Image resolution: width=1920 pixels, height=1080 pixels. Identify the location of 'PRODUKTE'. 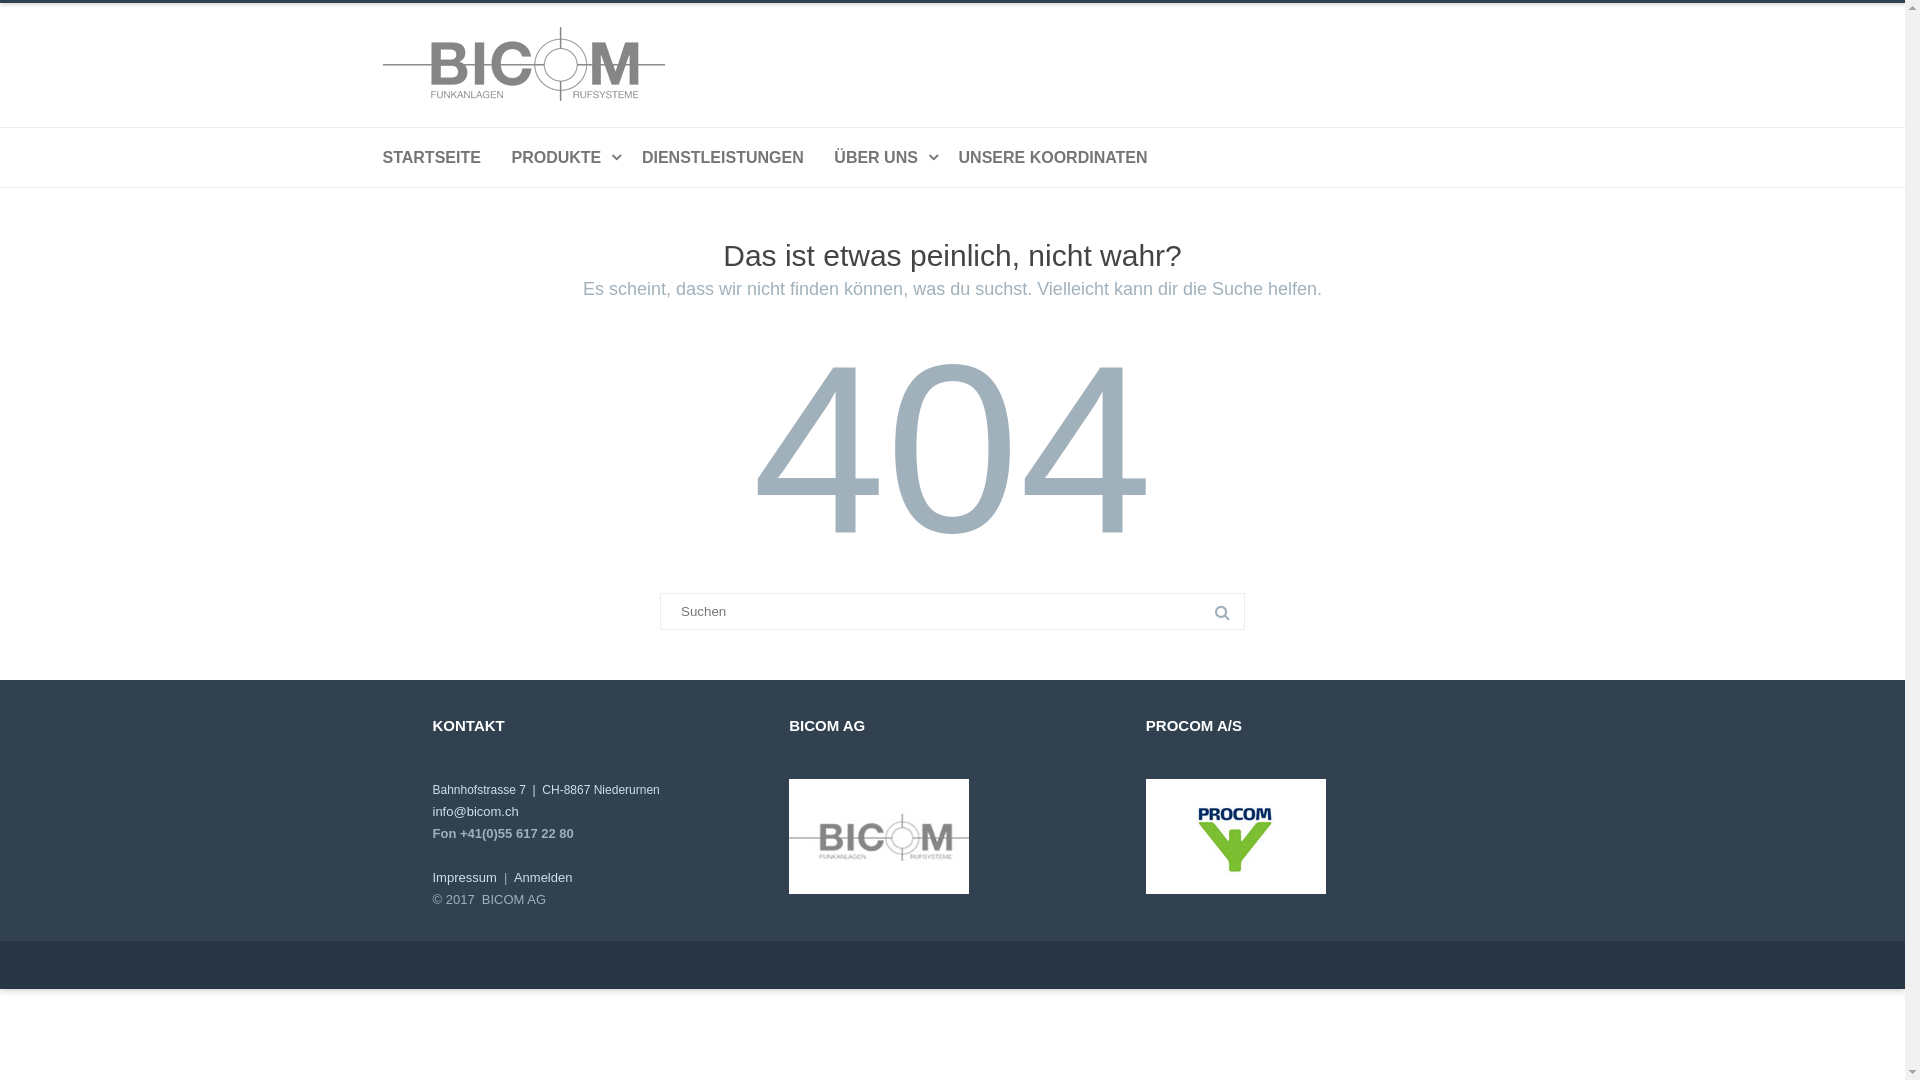
(560, 156).